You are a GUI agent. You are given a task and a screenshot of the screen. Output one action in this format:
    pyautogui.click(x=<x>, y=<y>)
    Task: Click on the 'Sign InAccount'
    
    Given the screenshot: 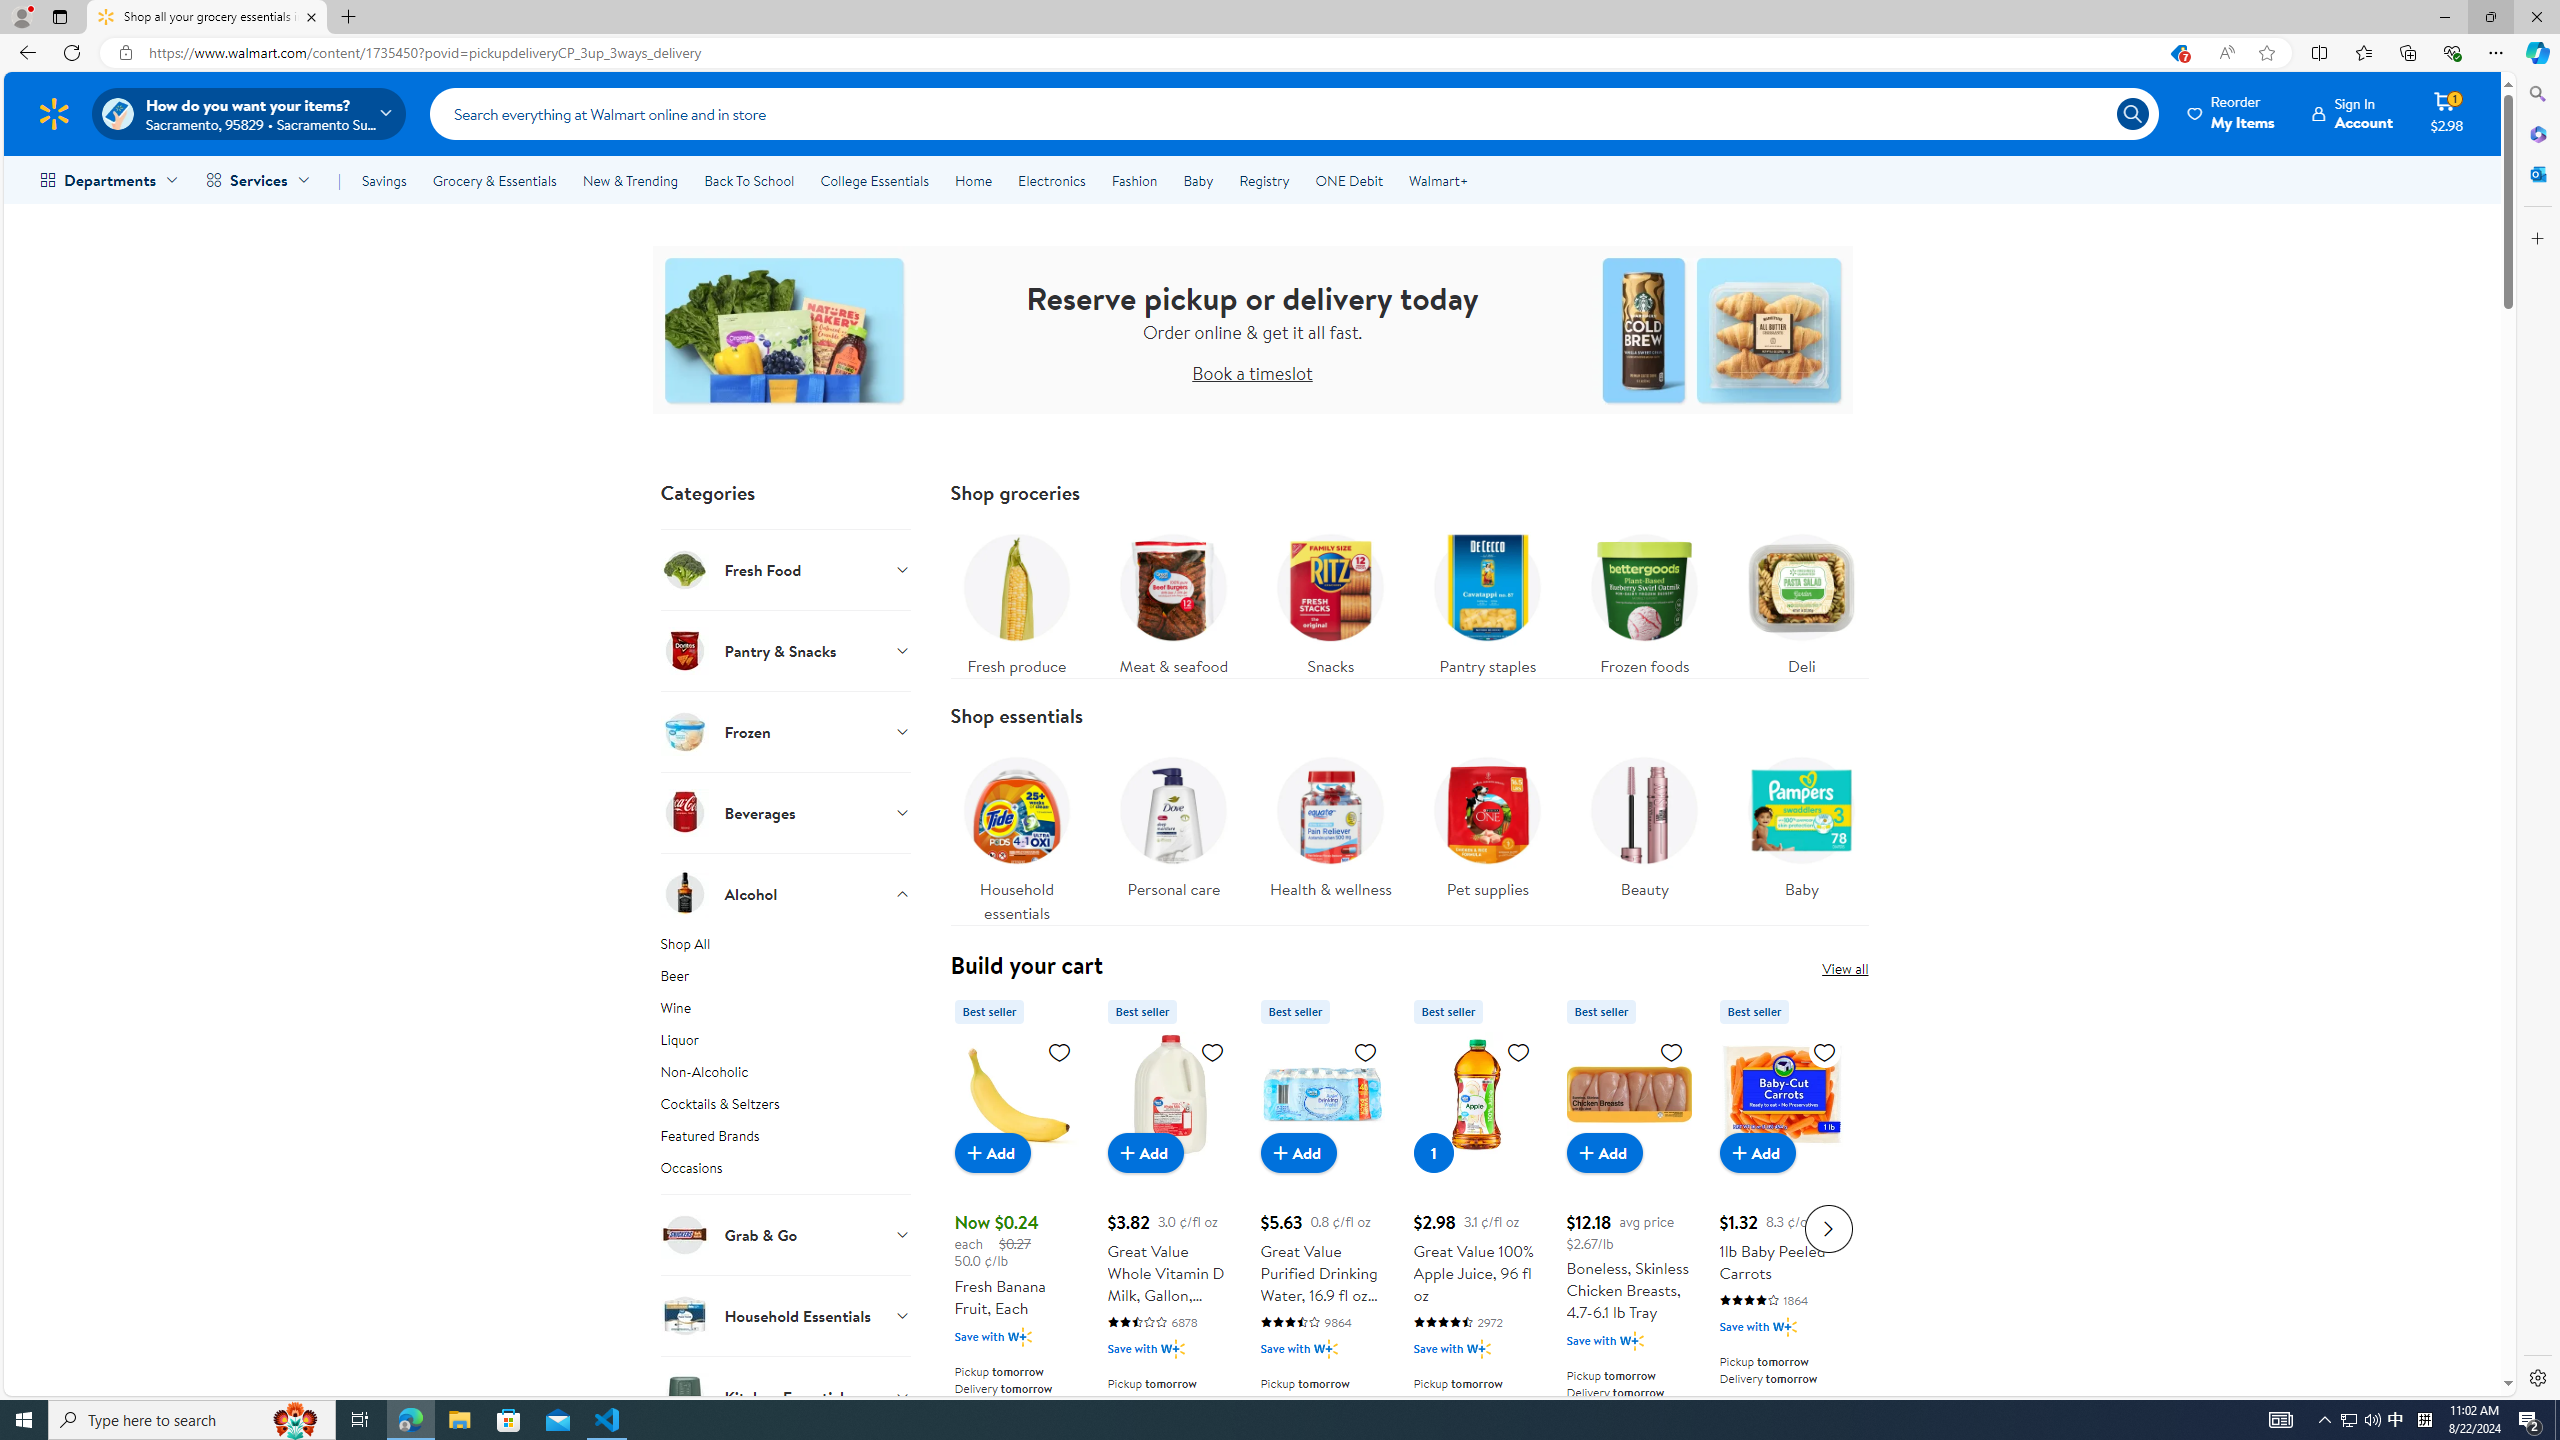 What is the action you would take?
    pyautogui.click(x=2352, y=112)
    